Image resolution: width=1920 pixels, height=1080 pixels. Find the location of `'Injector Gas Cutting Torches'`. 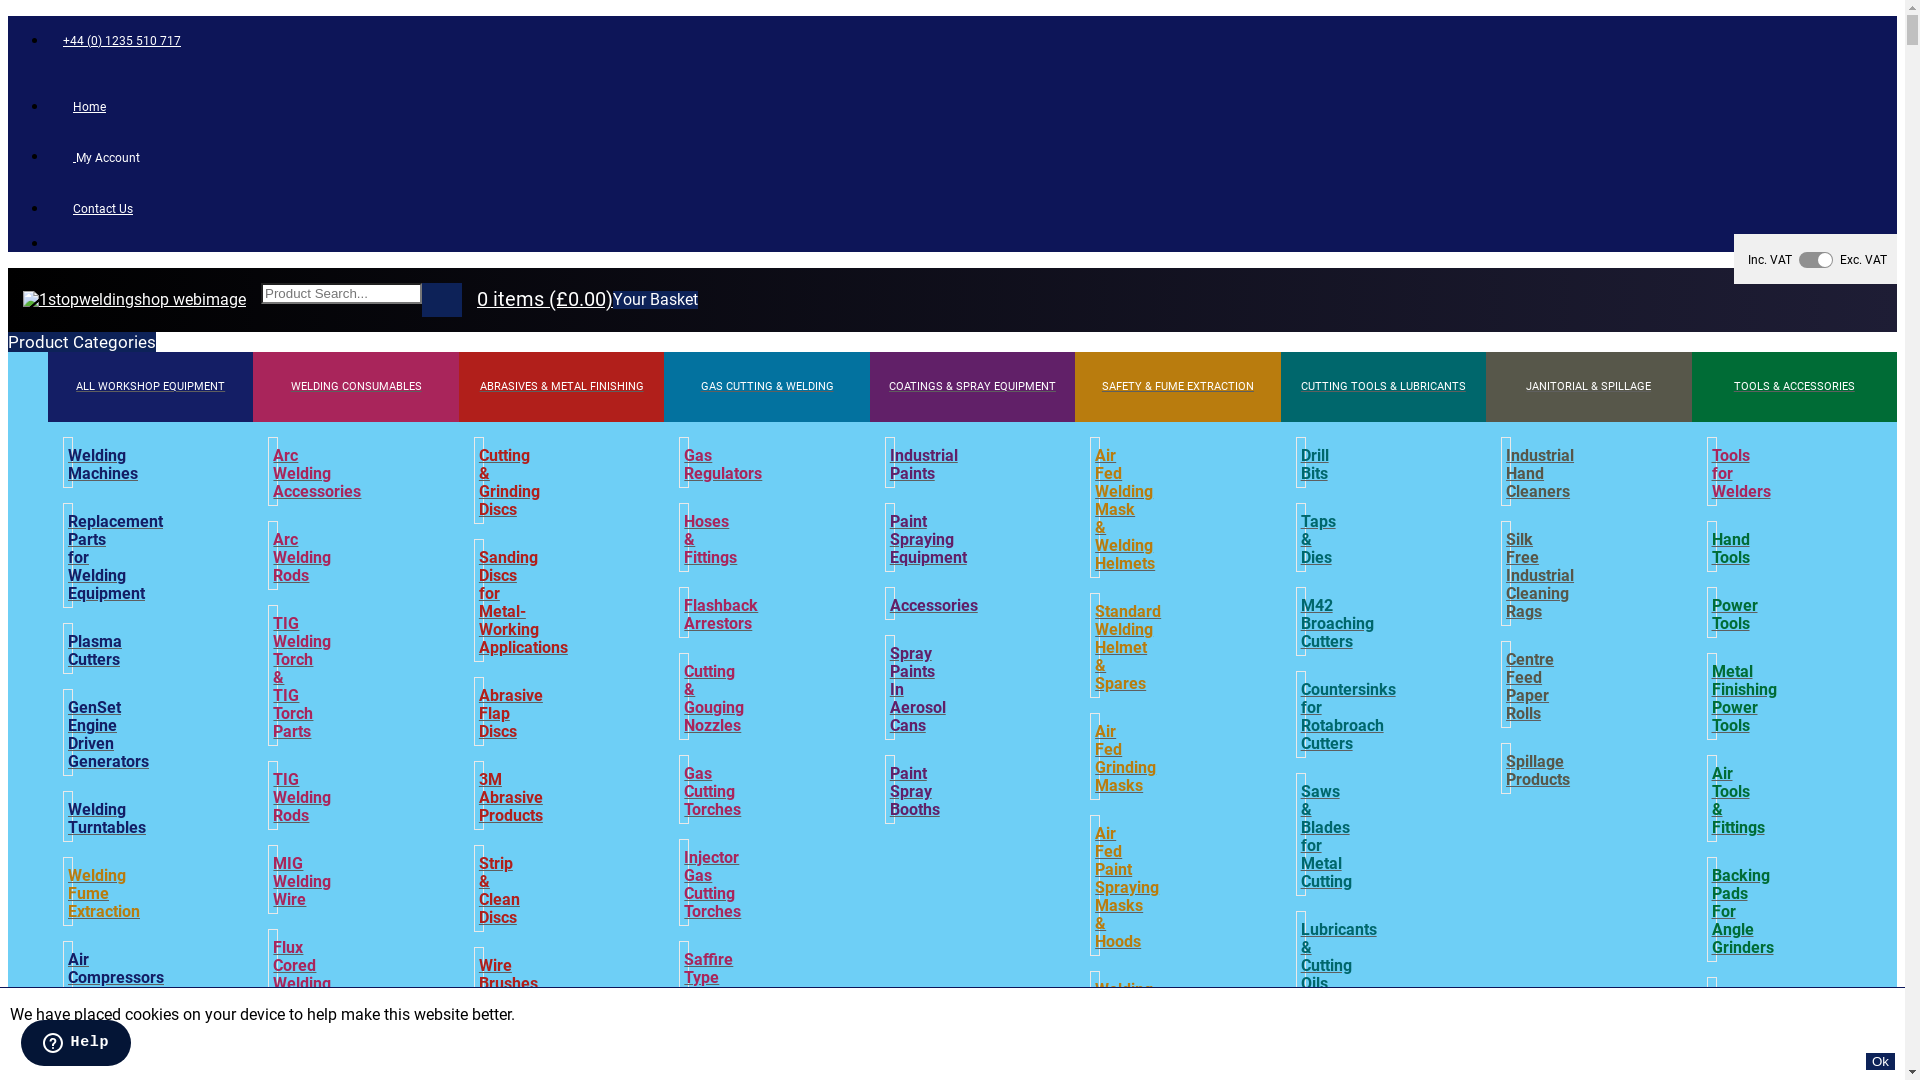

'Injector Gas Cutting Torches' is located at coordinates (712, 883).